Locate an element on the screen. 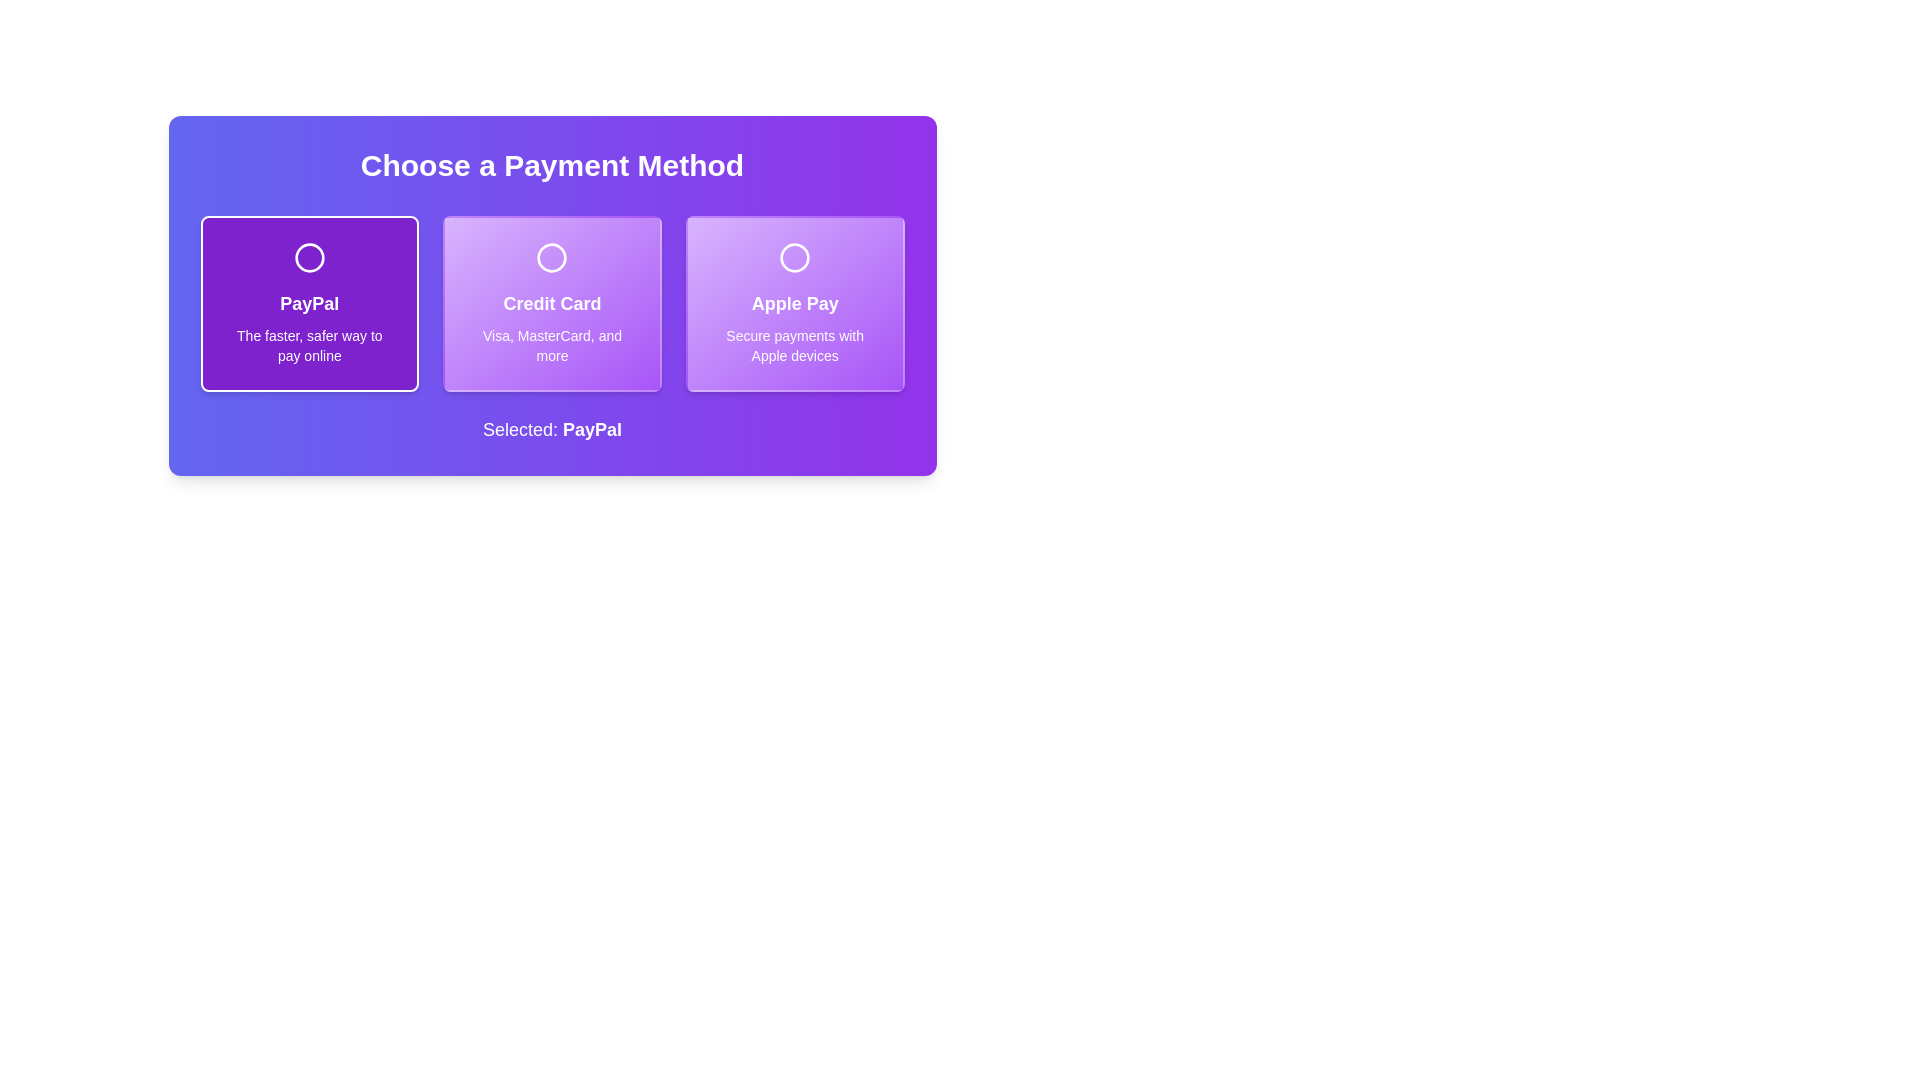  the circular icon with a white border on a purple background, which is located at the top center of the 'Apple Pay' card containing 'Secure payments with Apple devices' as its description is located at coordinates (794, 257).